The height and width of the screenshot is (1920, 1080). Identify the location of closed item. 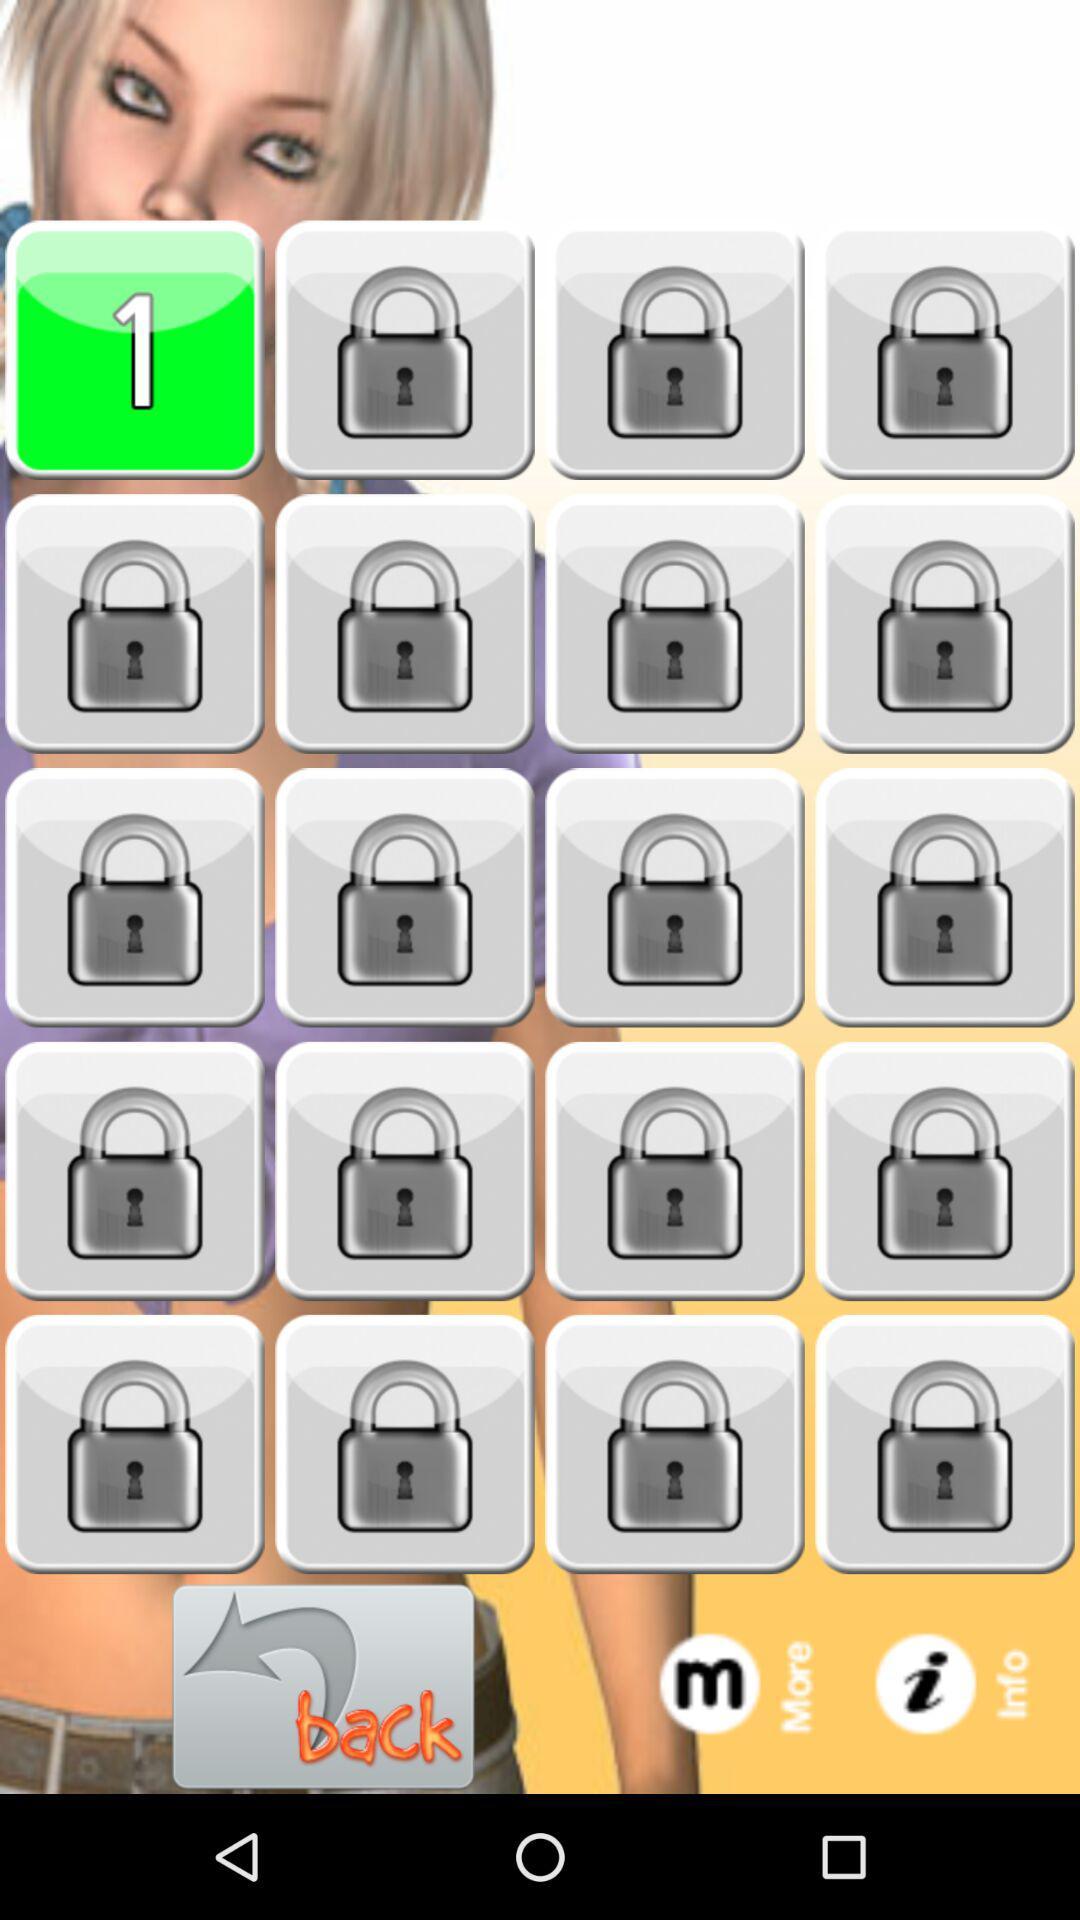
(405, 1444).